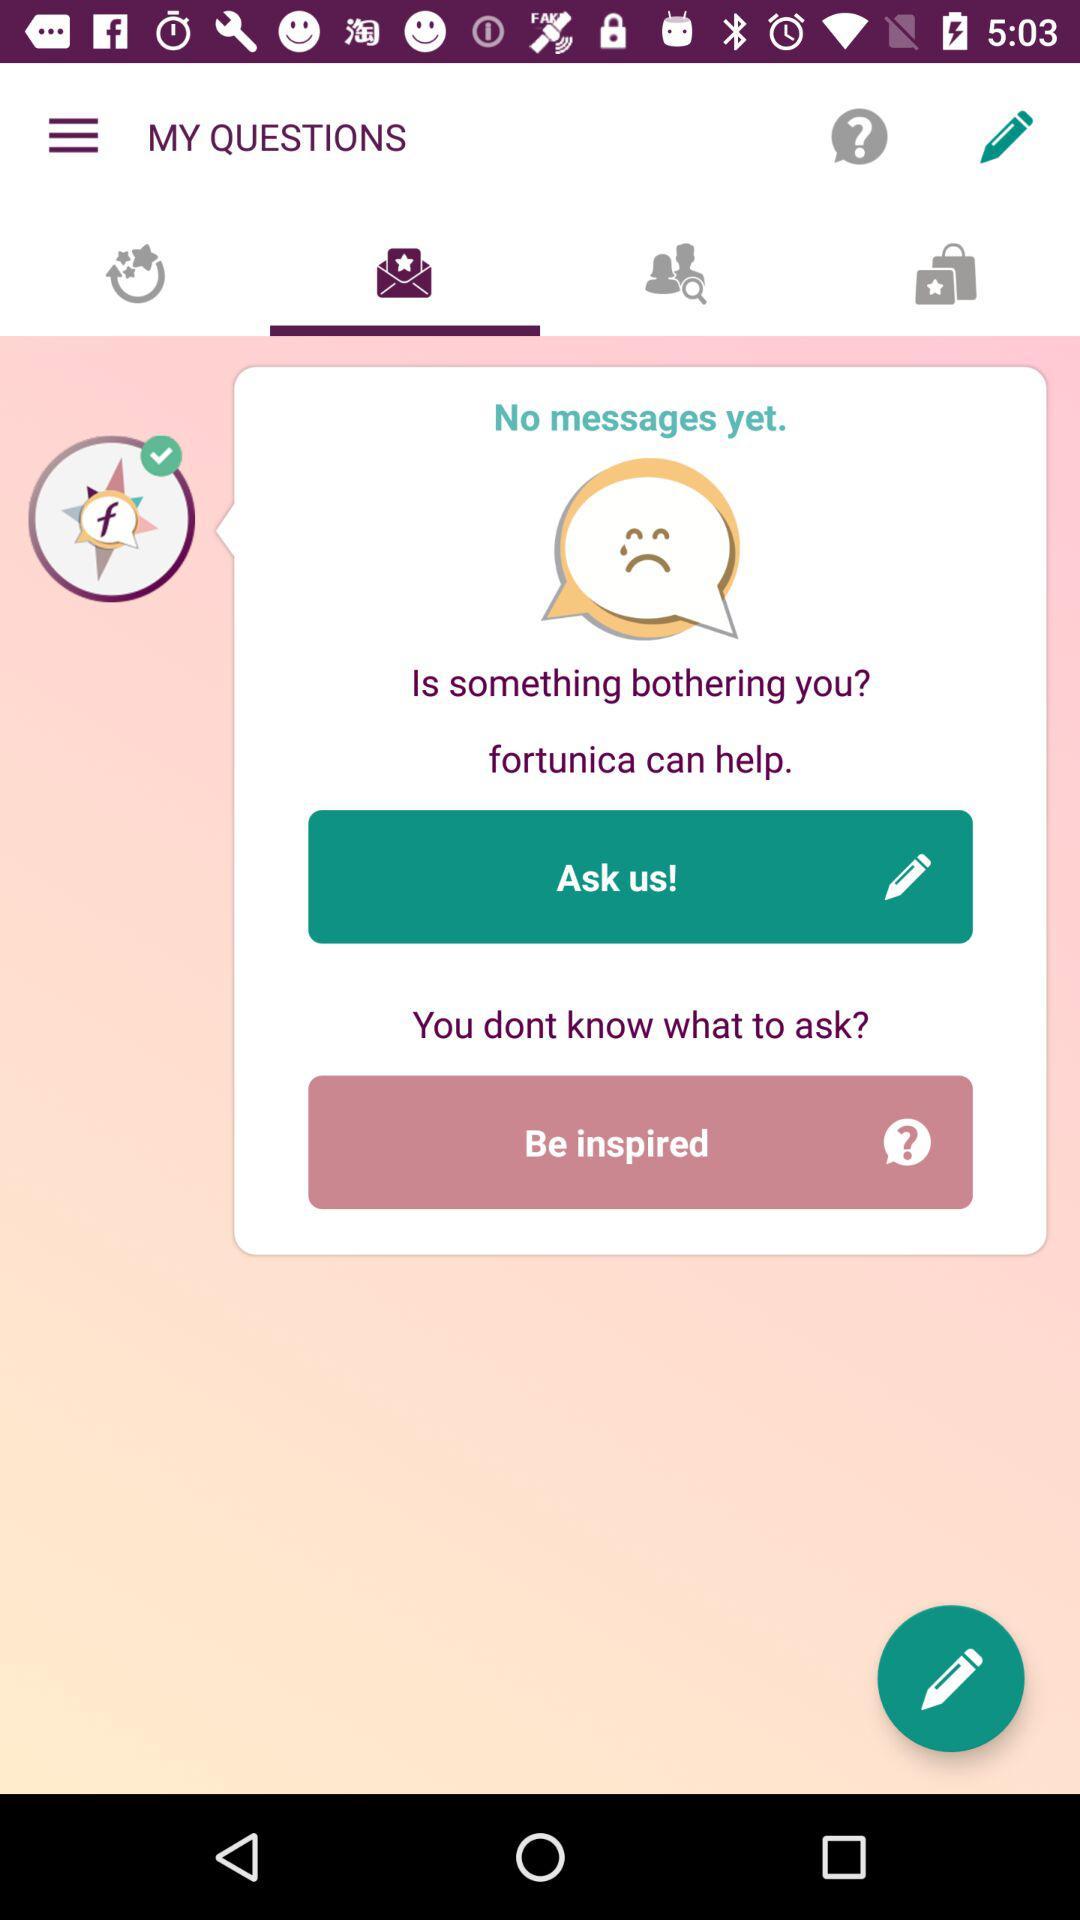  What do you see at coordinates (950, 1678) in the screenshot?
I see `the item at the bottom right corner` at bounding box center [950, 1678].